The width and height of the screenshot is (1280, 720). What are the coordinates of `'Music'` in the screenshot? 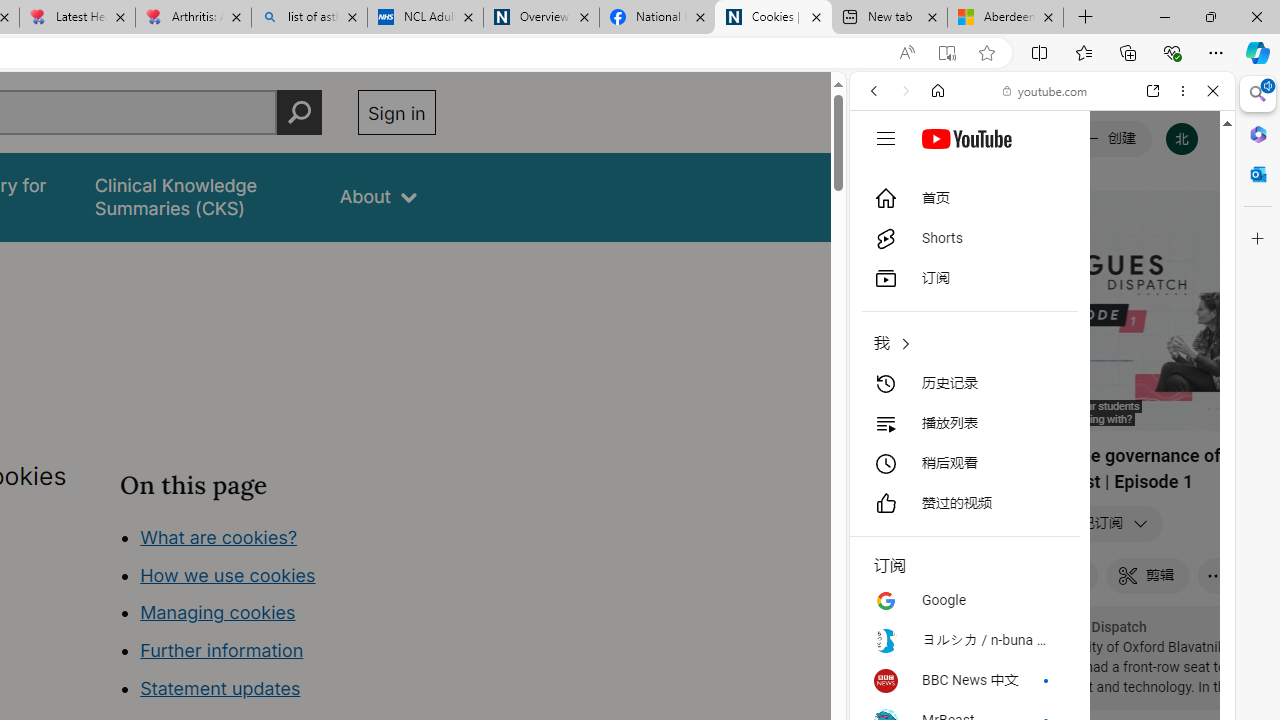 It's located at (1041, 543).